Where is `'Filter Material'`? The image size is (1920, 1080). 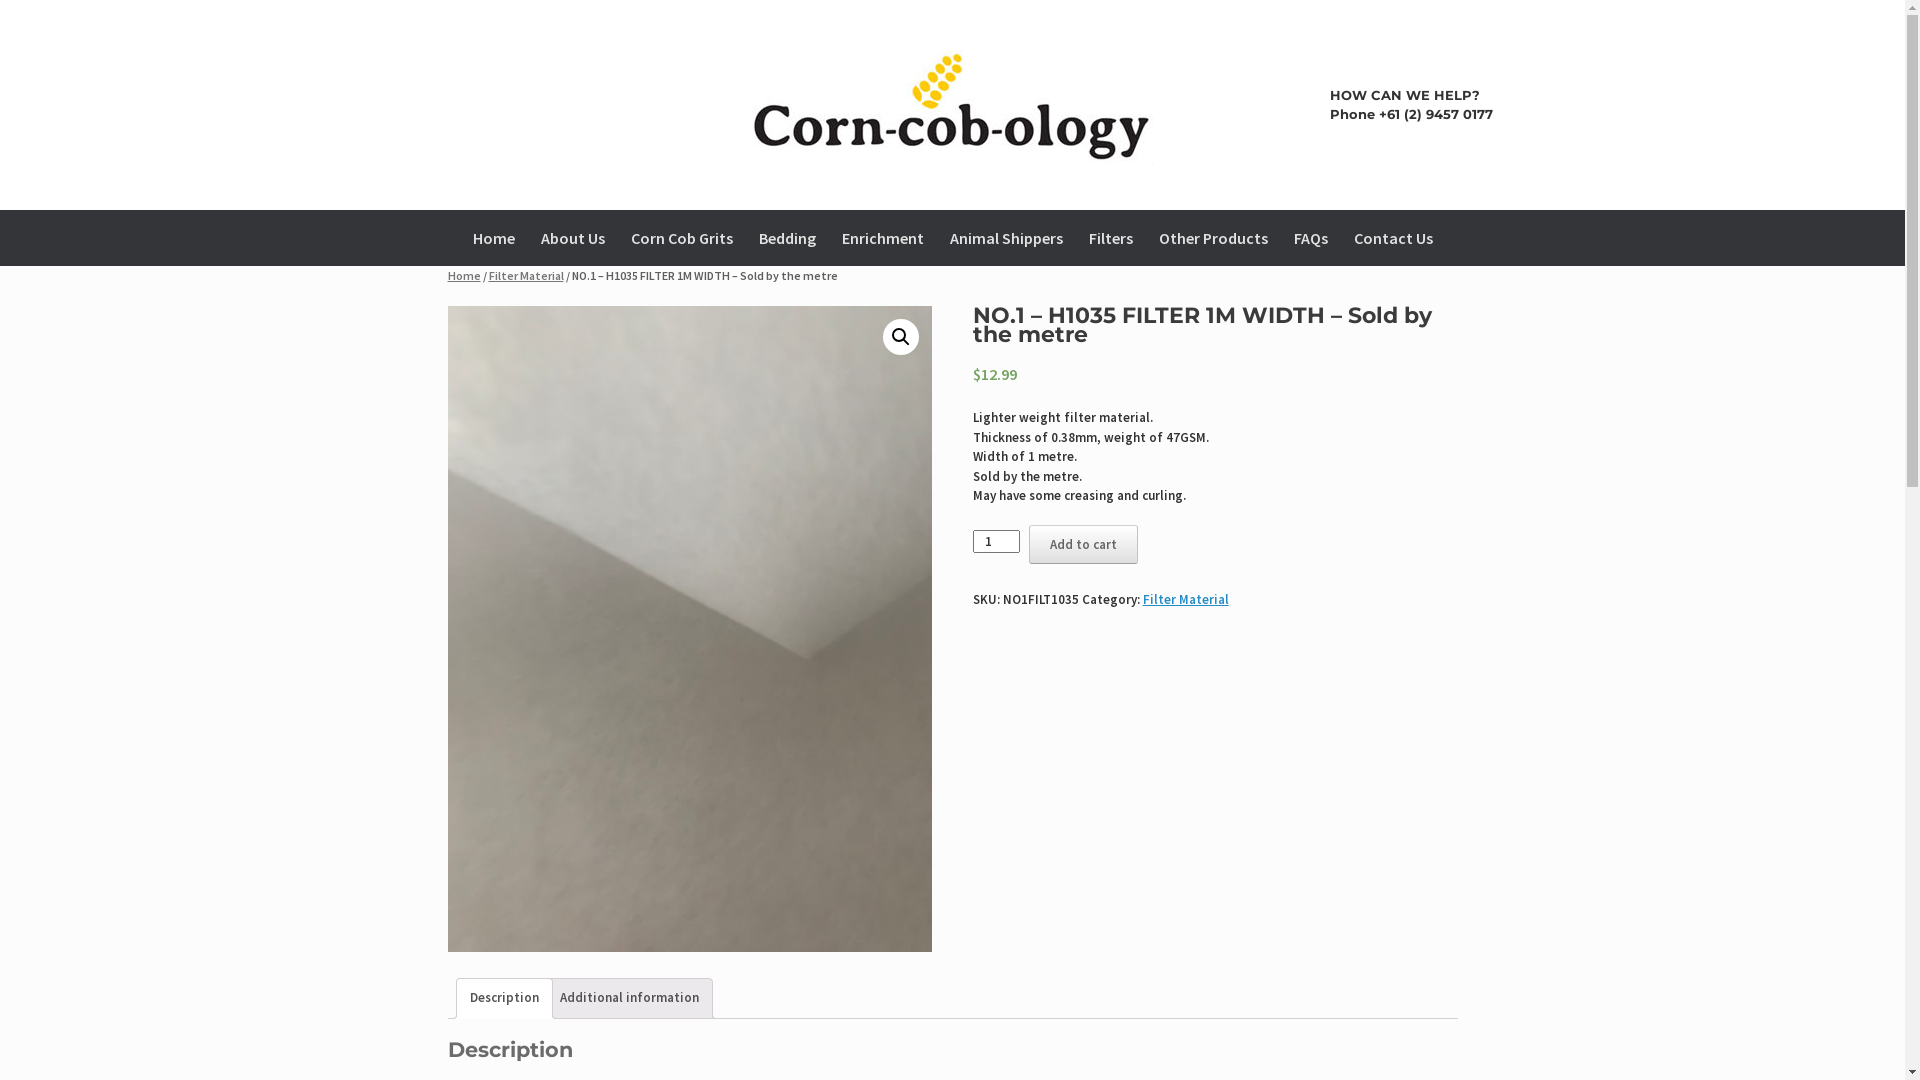
'Filter Material' is located at coordinates (525, 275).